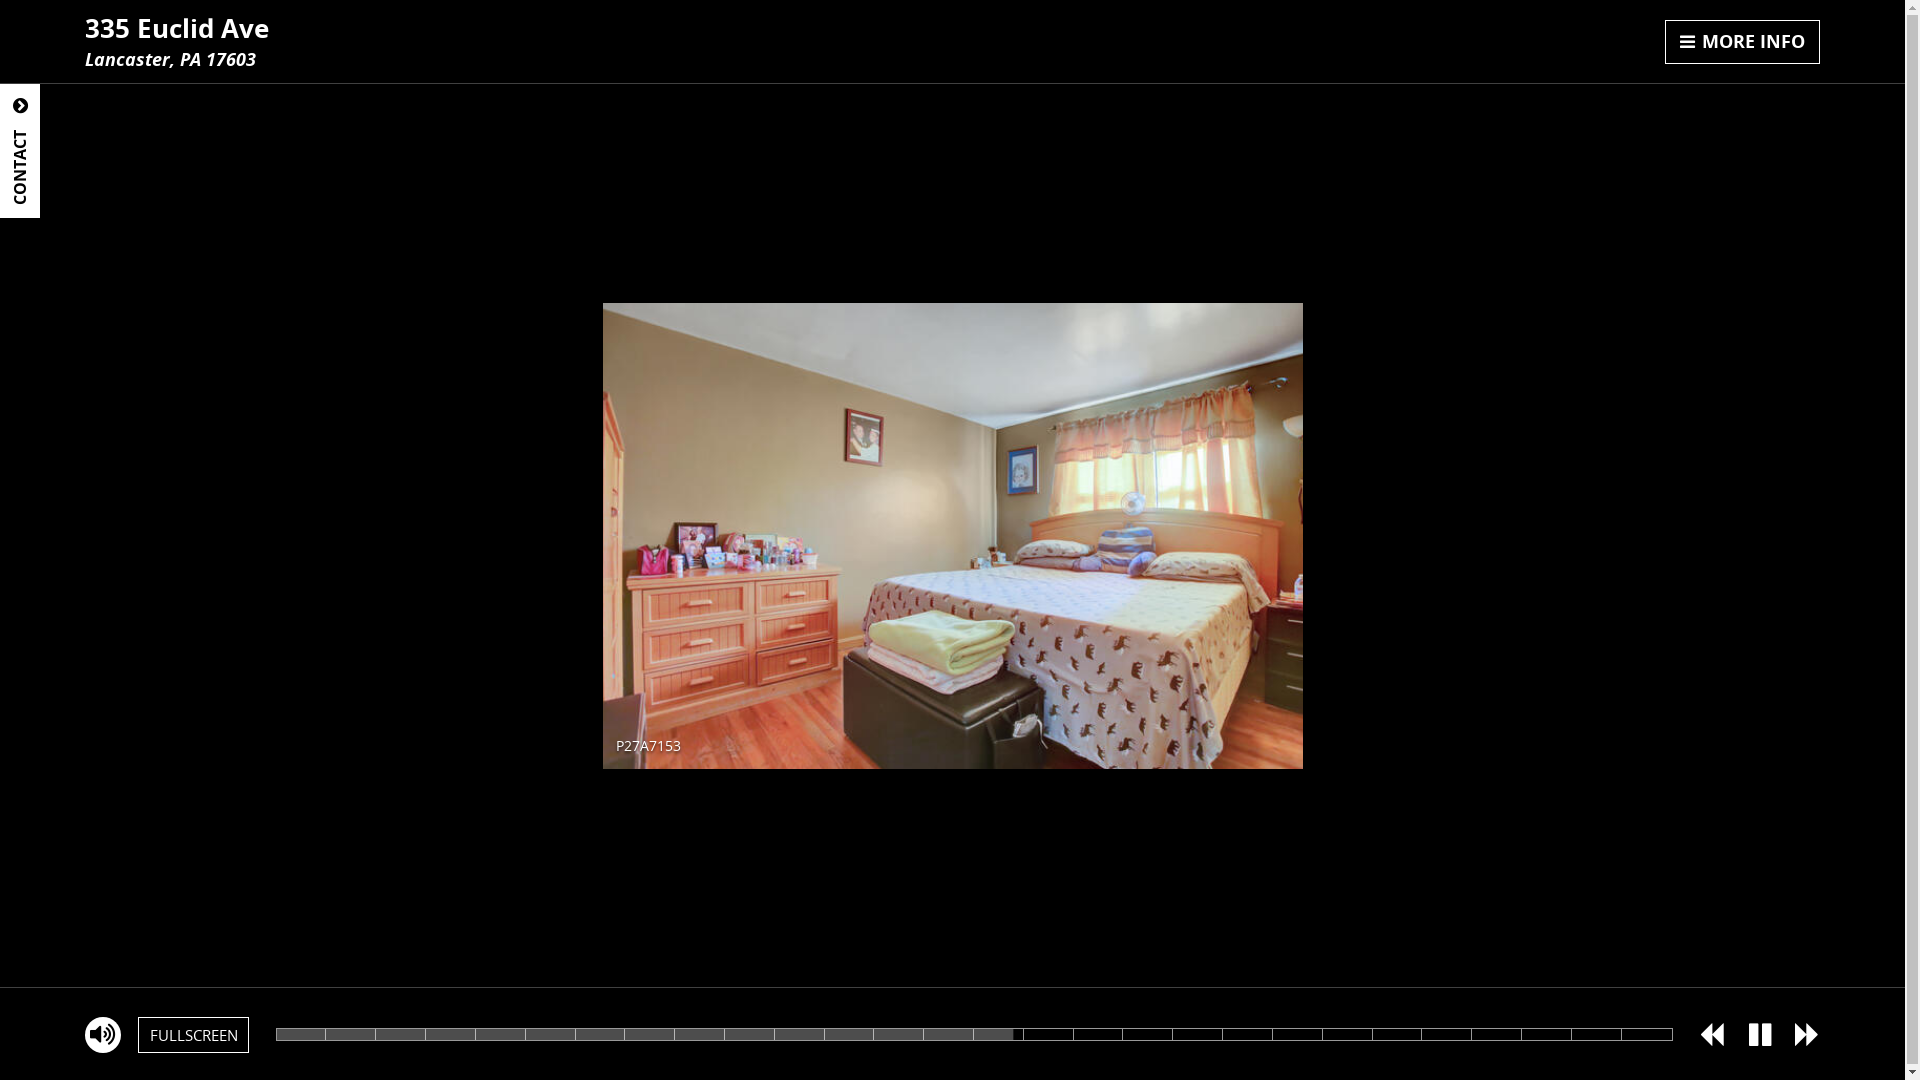  What do you see at coordinates (1741, 42) in the screenshot?
I see `'MORE INFO'` at bounding box center [1741, 42].